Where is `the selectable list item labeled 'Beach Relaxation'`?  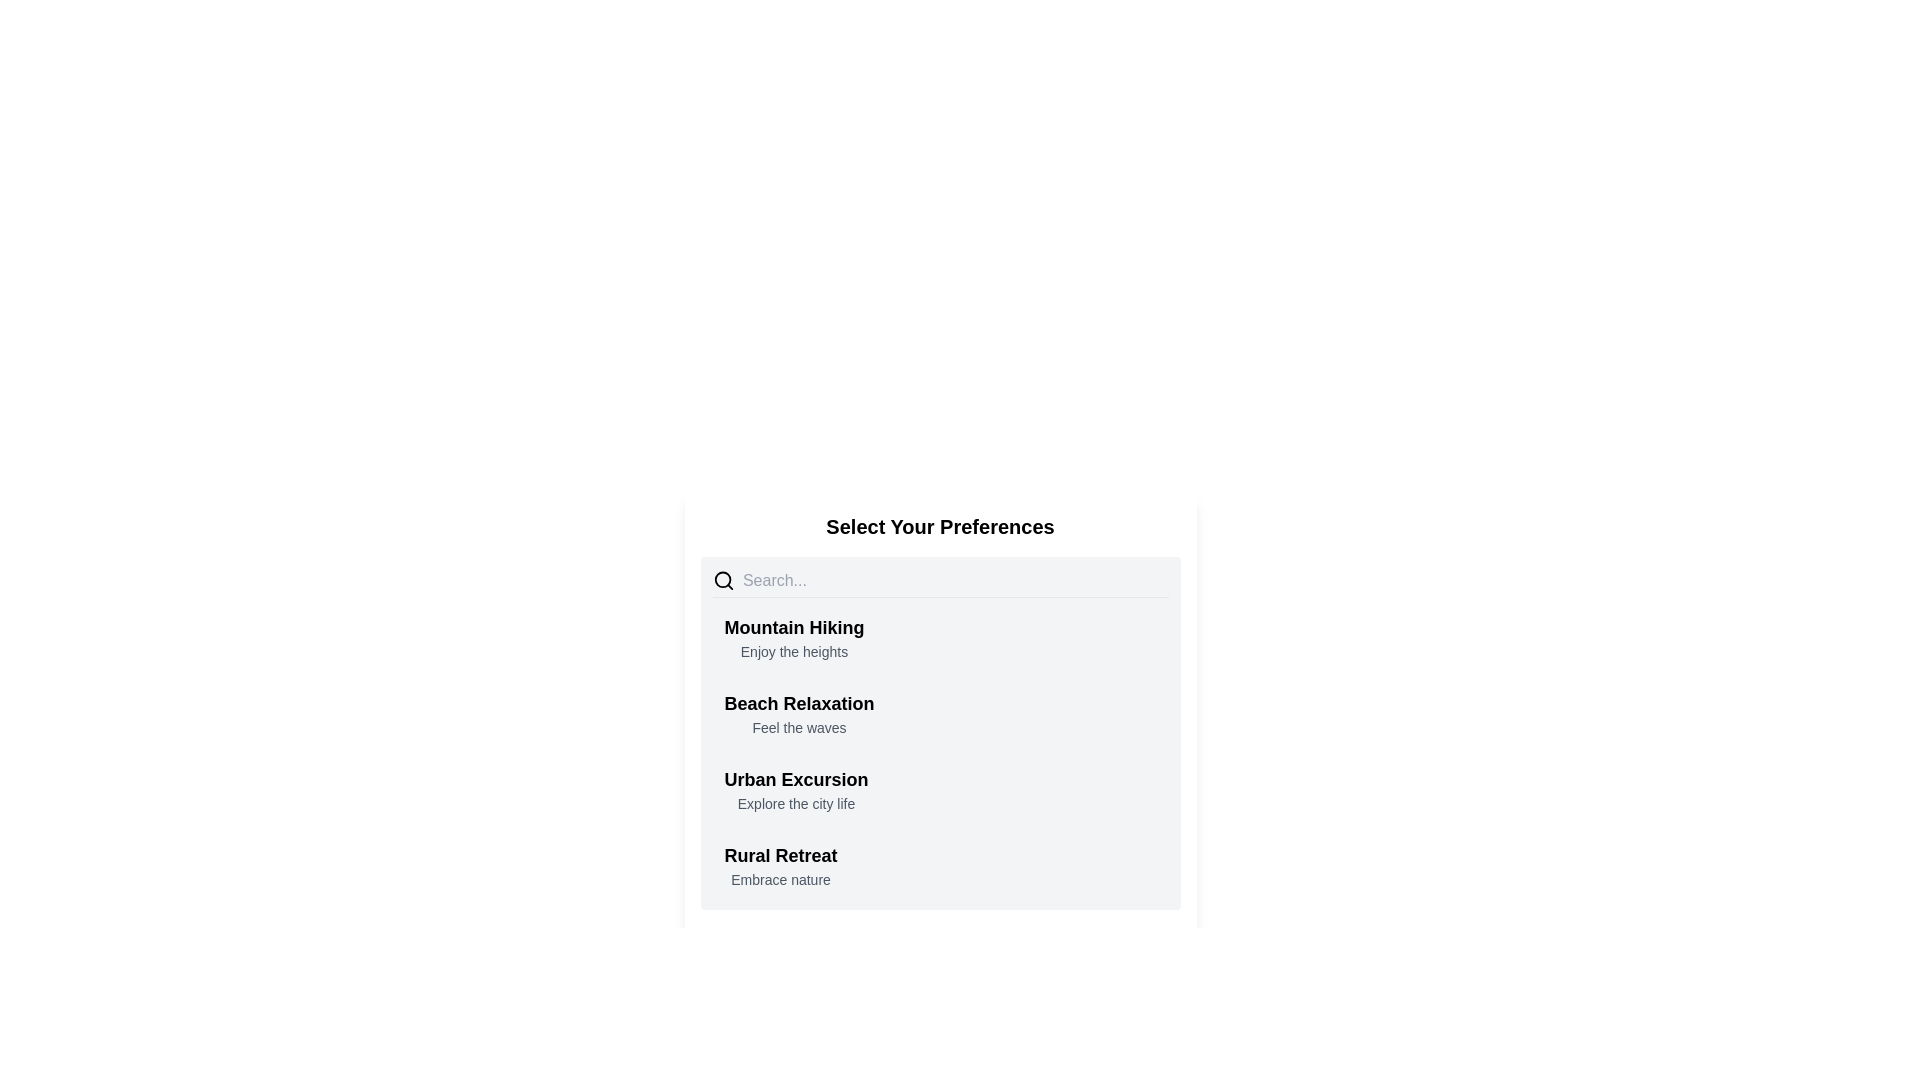 the selectable list item labeled 'Beach Relaxation' is located at coordinates (939, 712).